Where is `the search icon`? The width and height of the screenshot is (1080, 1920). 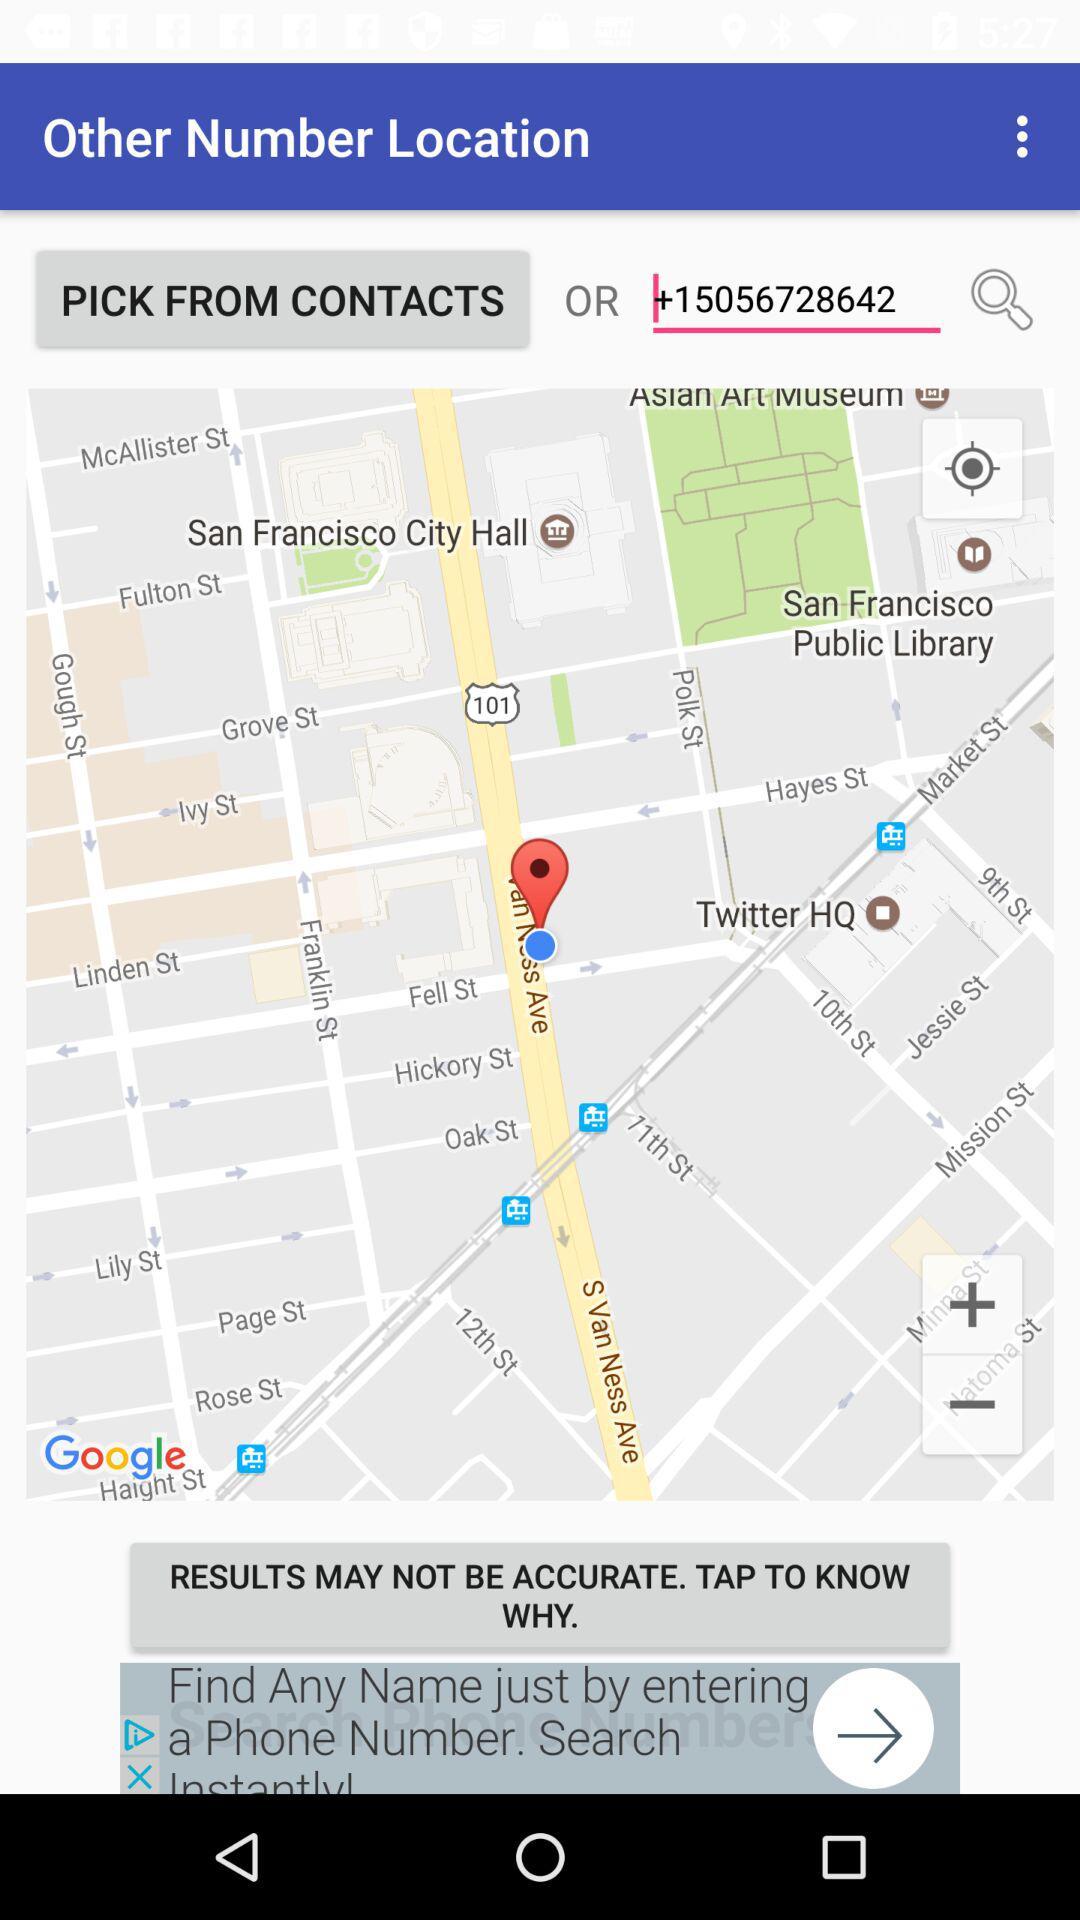 the search icon is located at coordinates (1002, 298).